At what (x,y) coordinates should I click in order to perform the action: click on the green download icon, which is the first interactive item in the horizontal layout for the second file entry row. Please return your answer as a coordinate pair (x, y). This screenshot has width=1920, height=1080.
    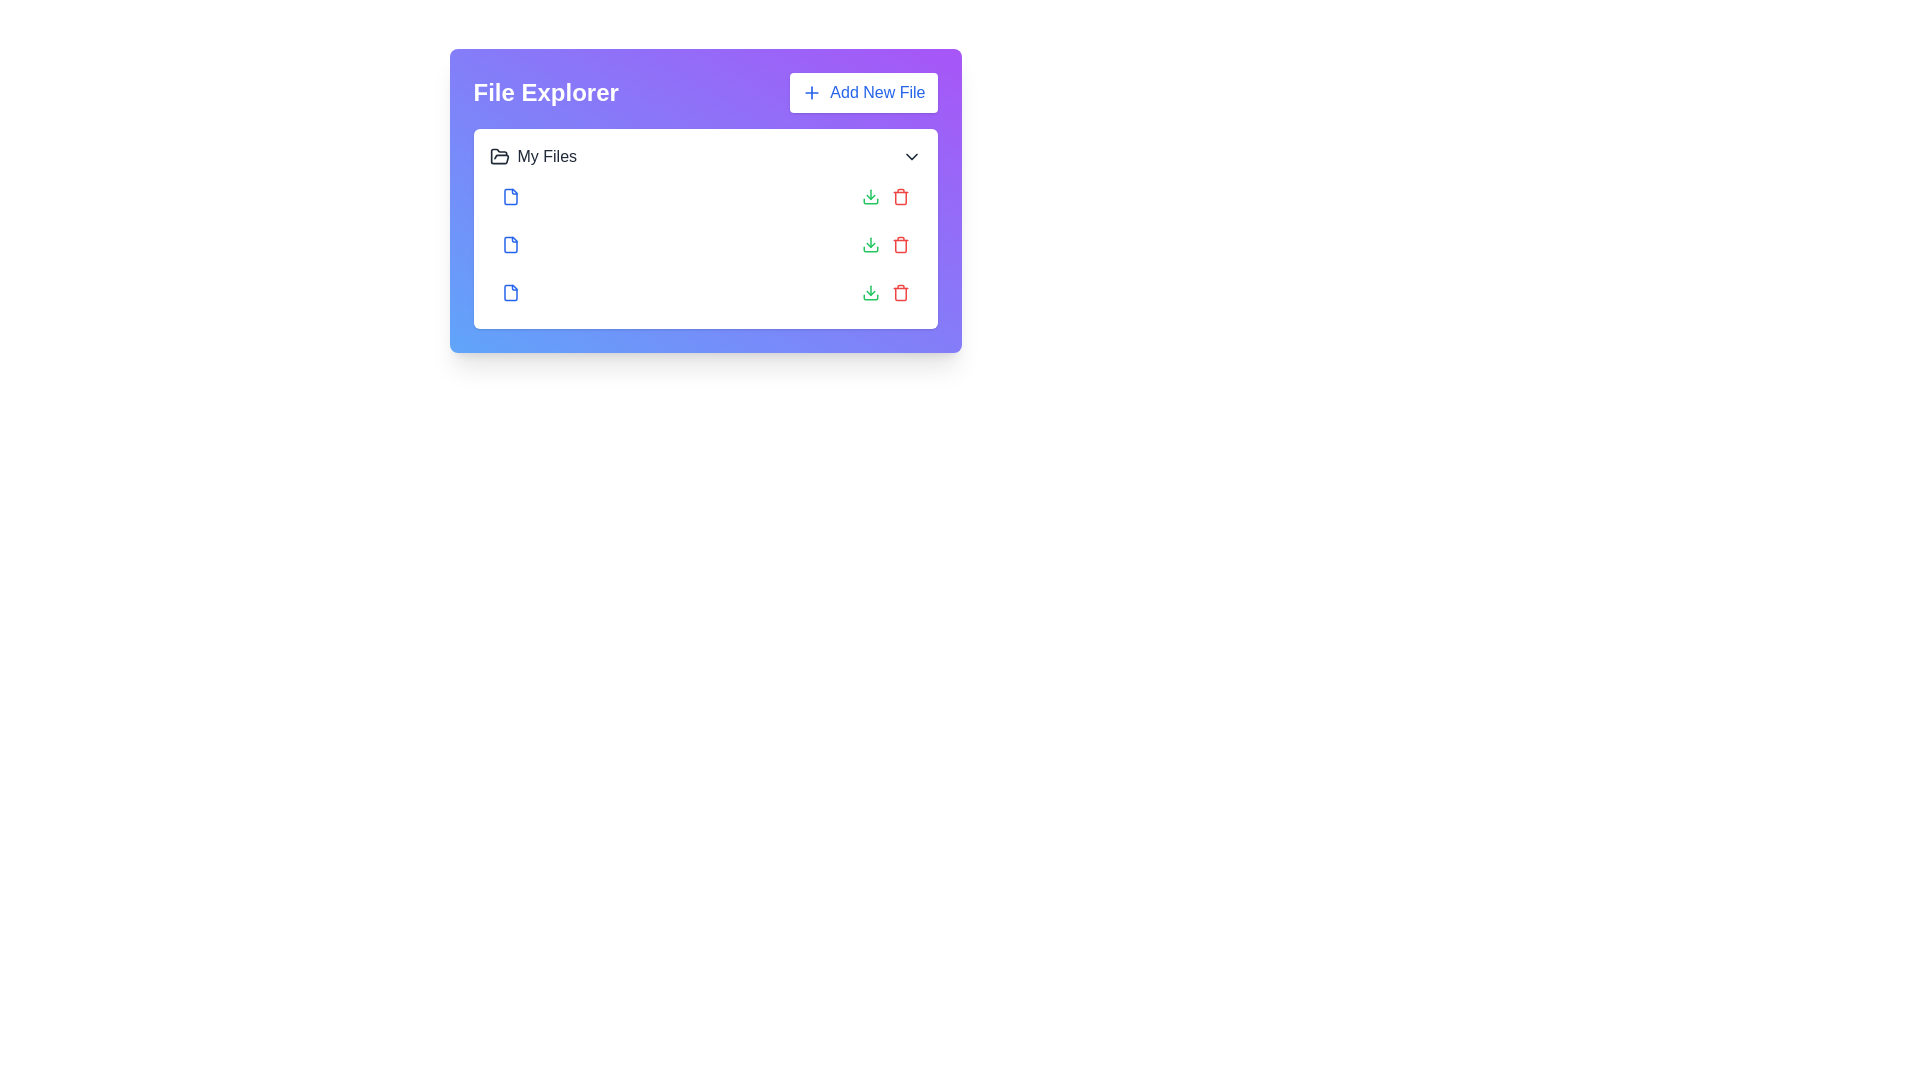
    Looking at the image, I should click on (870, 293).